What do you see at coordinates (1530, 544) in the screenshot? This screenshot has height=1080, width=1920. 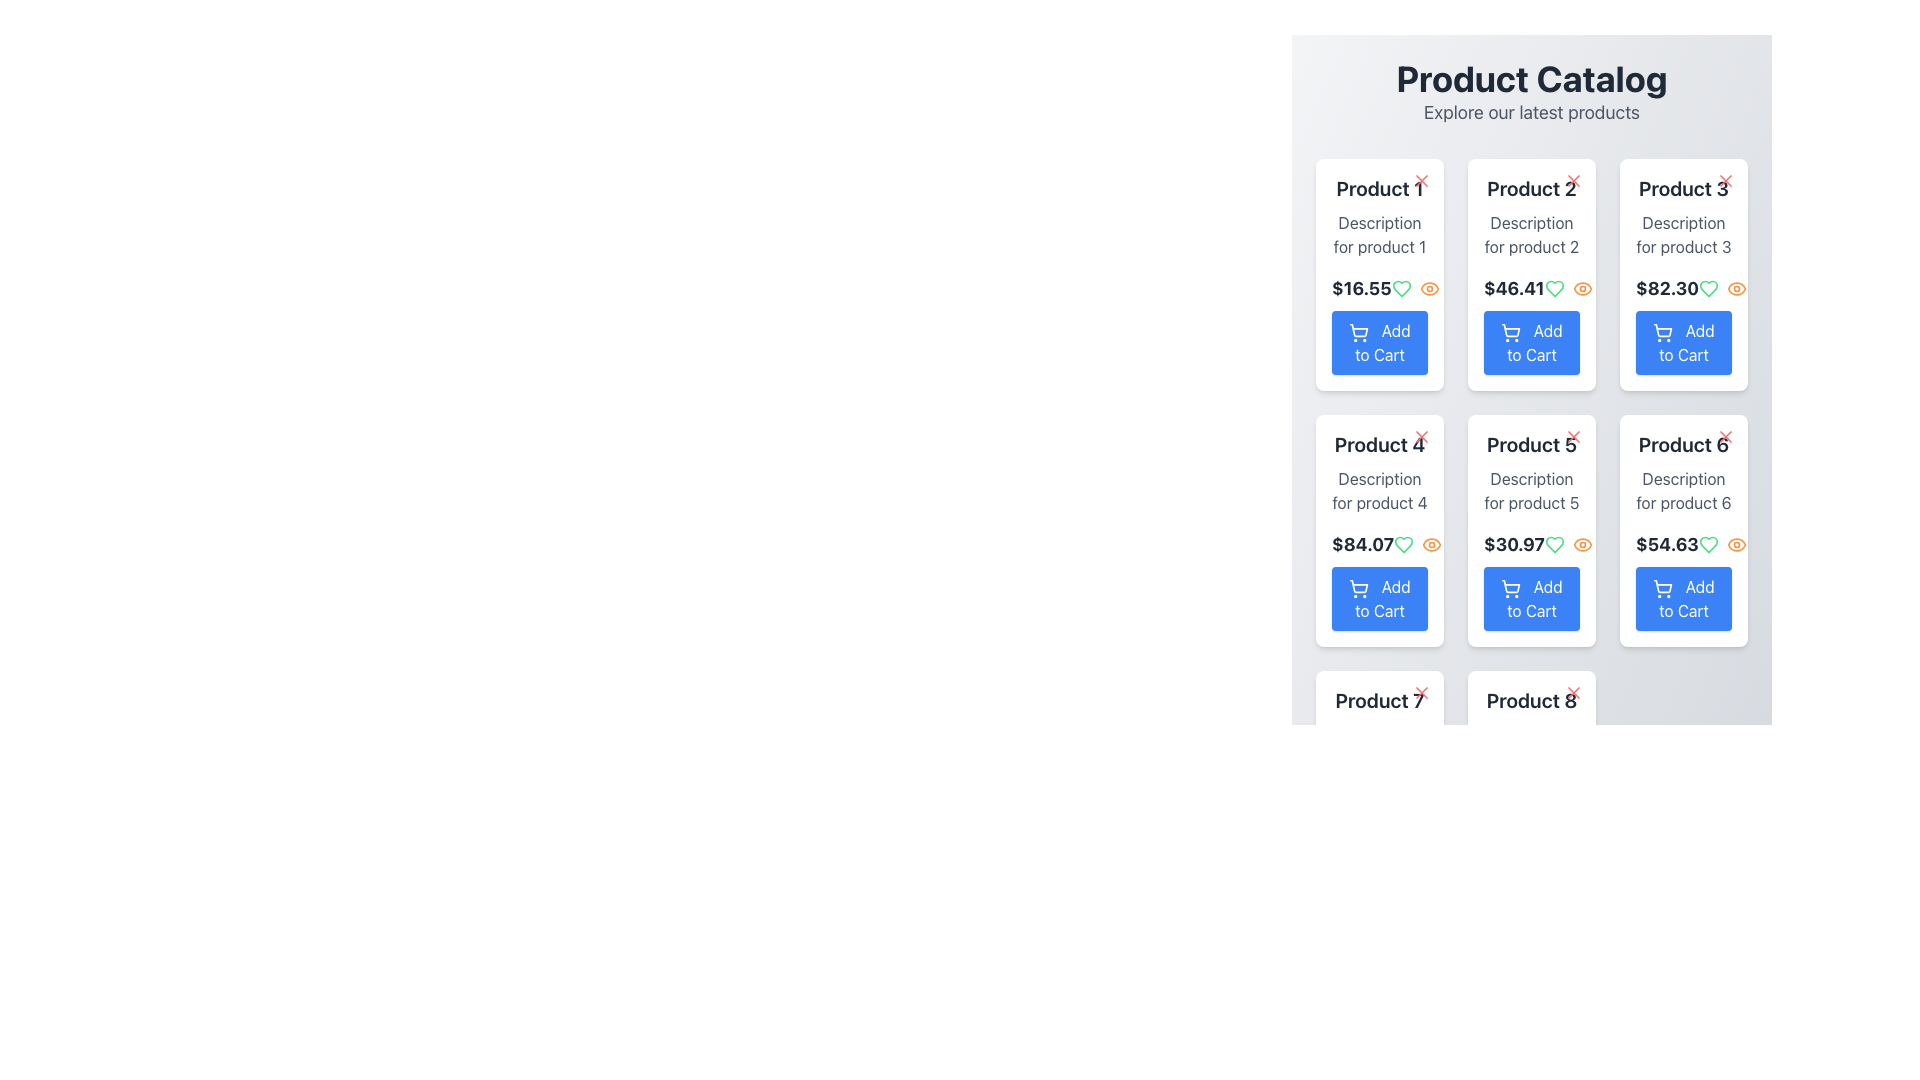 I see `text element displaying the price "$30.97" located below the description for "Product 5" and above the "Add to Cart" button` at bounding box center [1530, 544].